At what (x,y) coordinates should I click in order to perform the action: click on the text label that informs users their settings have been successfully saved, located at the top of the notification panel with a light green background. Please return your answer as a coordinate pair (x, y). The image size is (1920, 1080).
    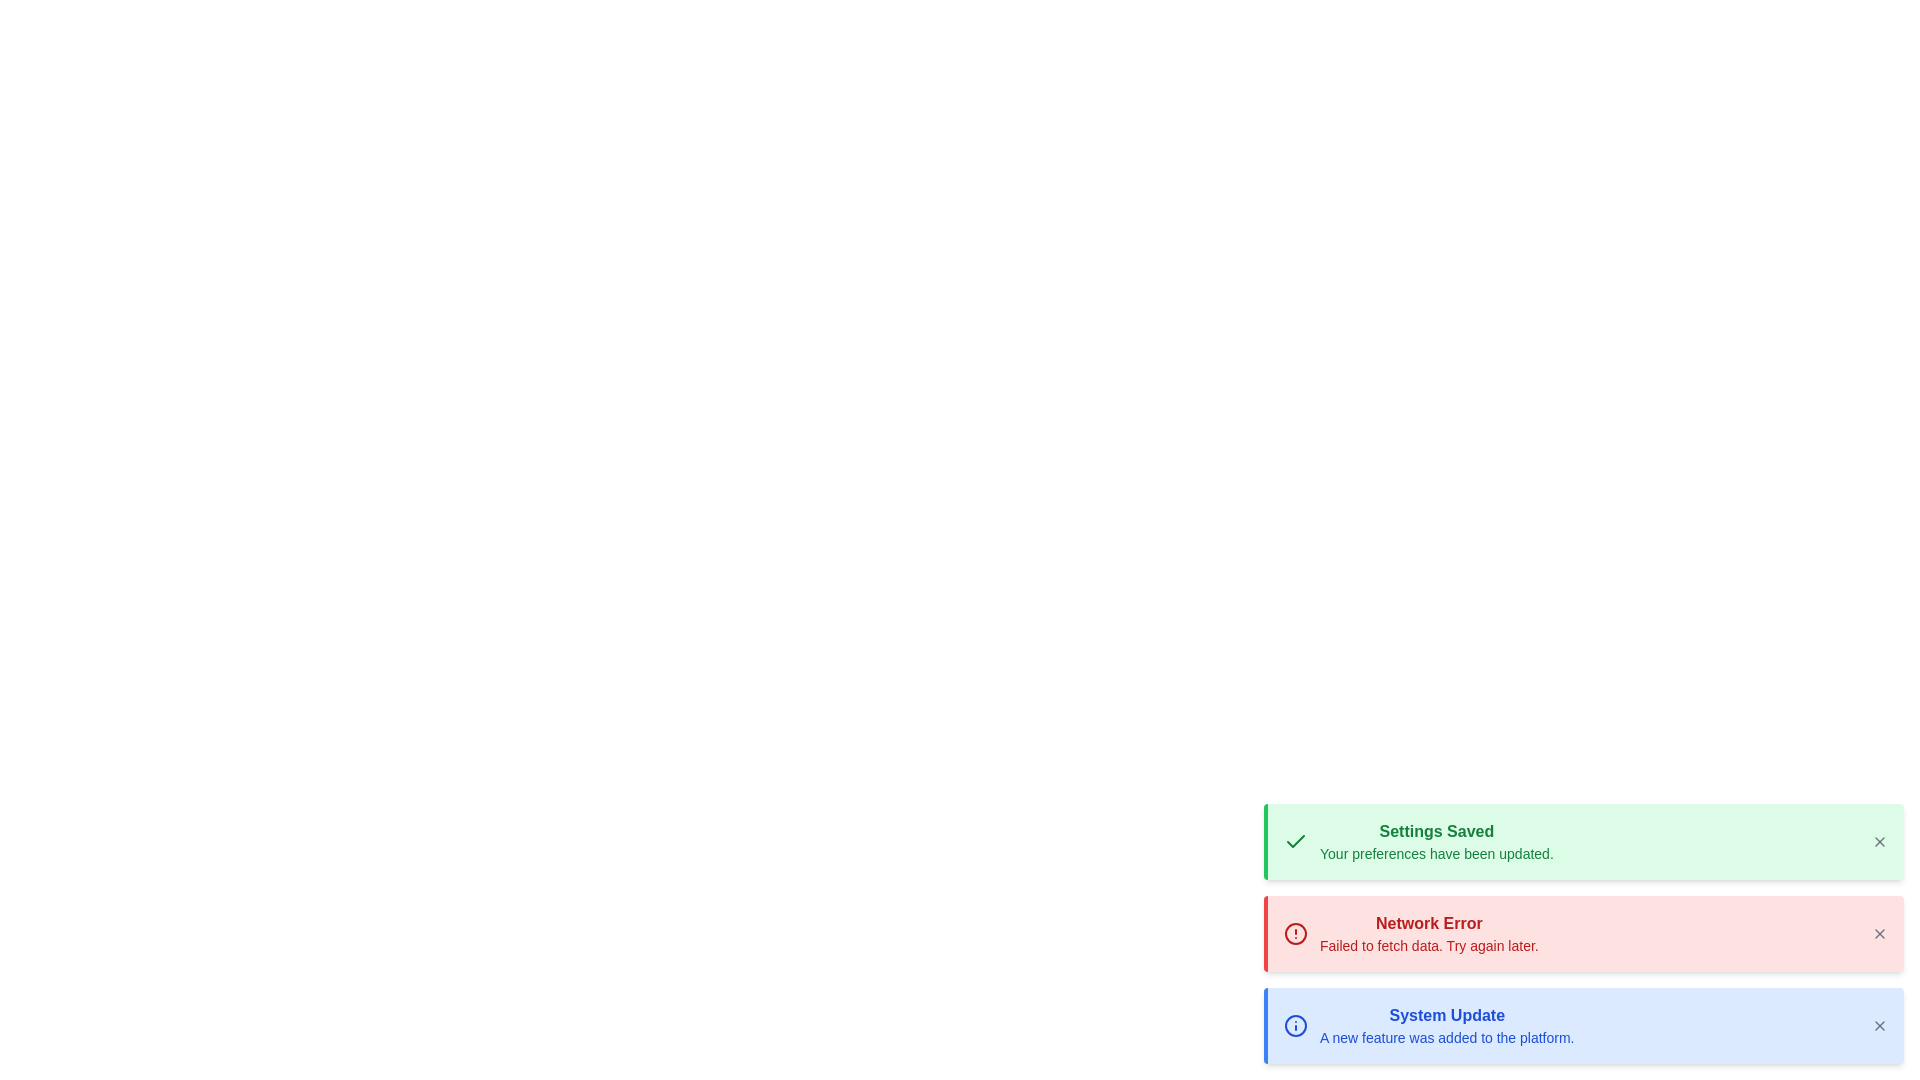
    Looking at the image, I should click on (1435, 832).